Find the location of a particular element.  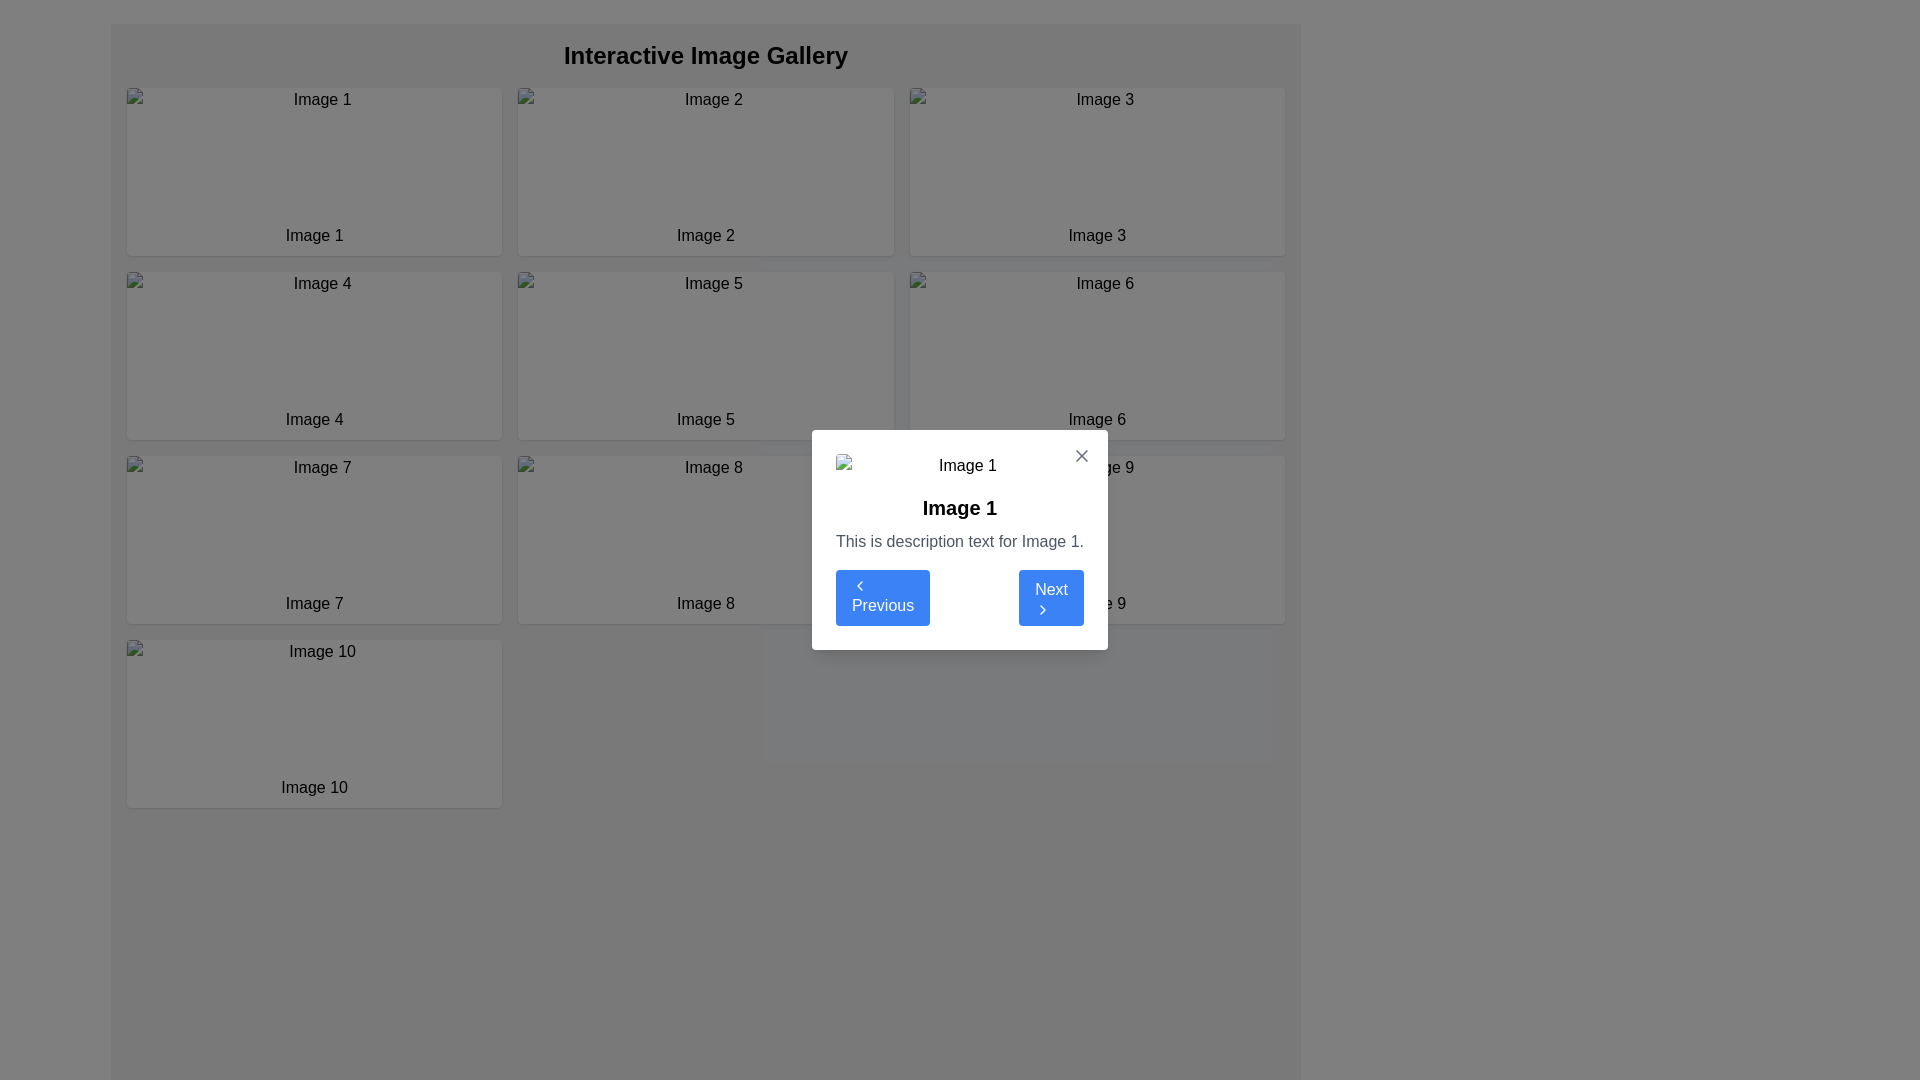

descriptive text label located beneath the bold title 'Image 1' in the modal component with a white background and rounded corners is located at coordinates (960, 542).